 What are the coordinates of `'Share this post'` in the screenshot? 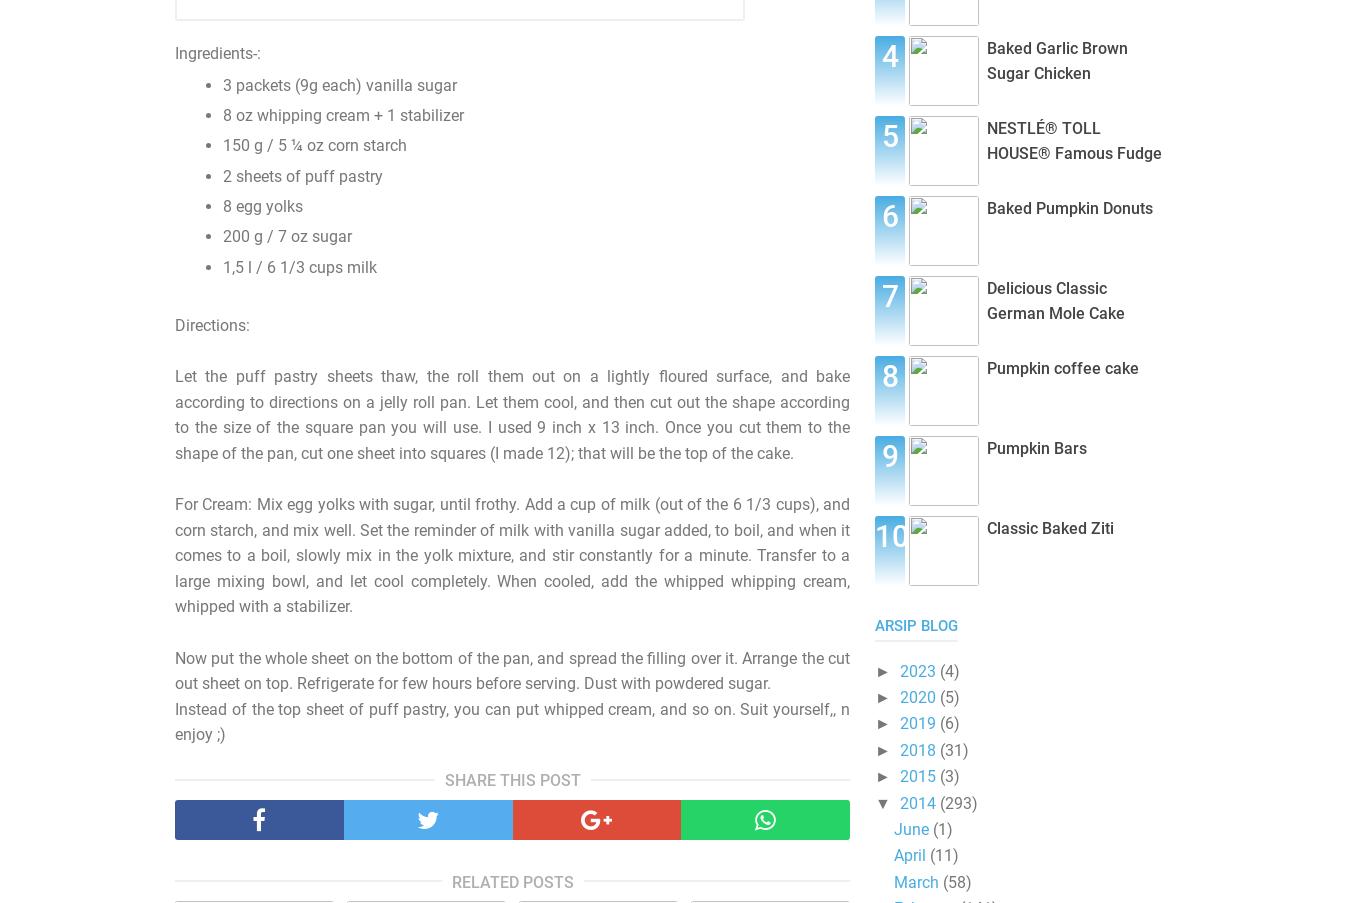 It's located at (511, 778).